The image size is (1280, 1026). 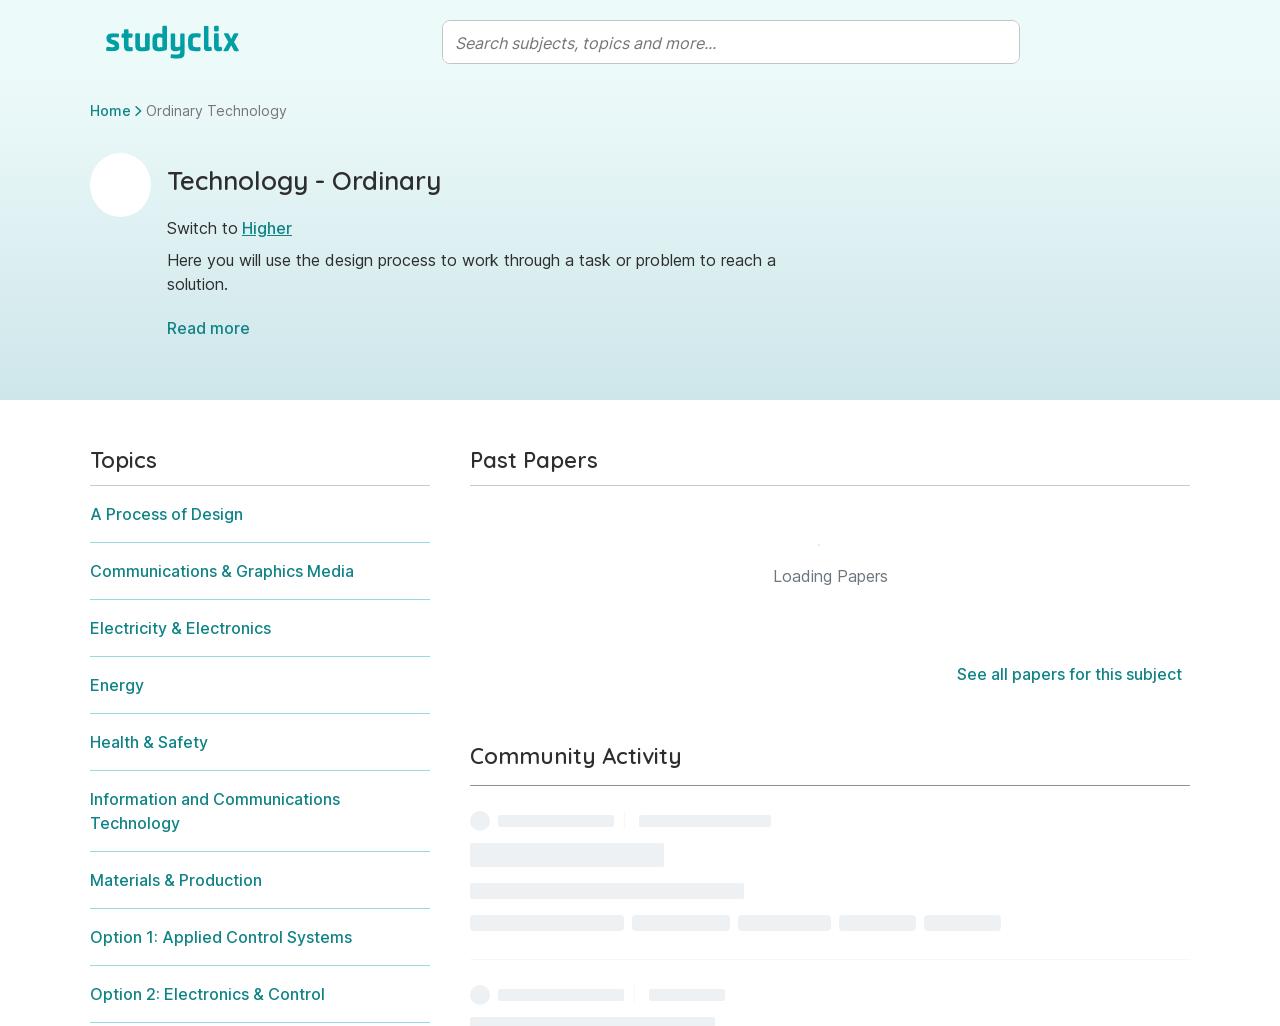 What do you see at coordinates (382, 679) in the screenshot?
I see `'The Science behind Studyclix'` at bounding box center [382, 679].